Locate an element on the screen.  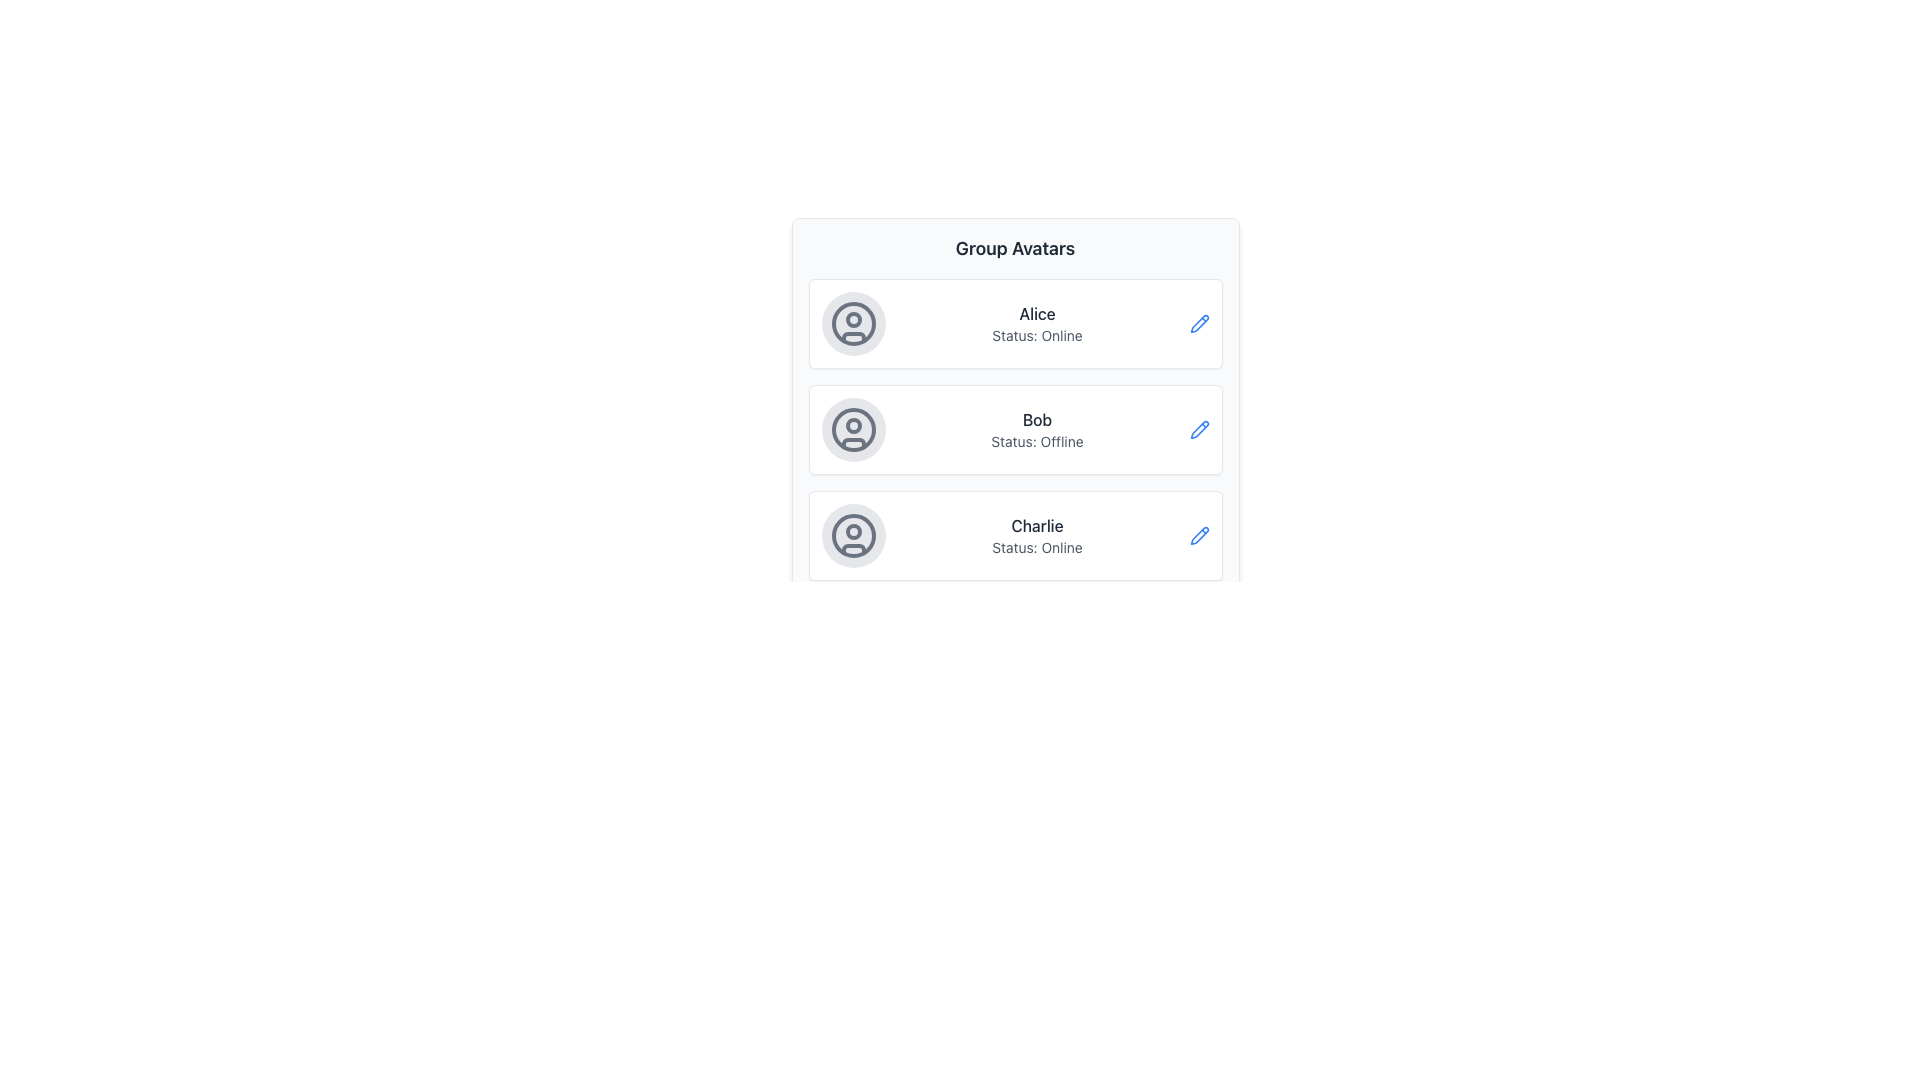
the Label displaying 'Bob' with the status 'Offline', which is the second item in a vertically stacked list of similar elements is located at coordinates (1037, 428).